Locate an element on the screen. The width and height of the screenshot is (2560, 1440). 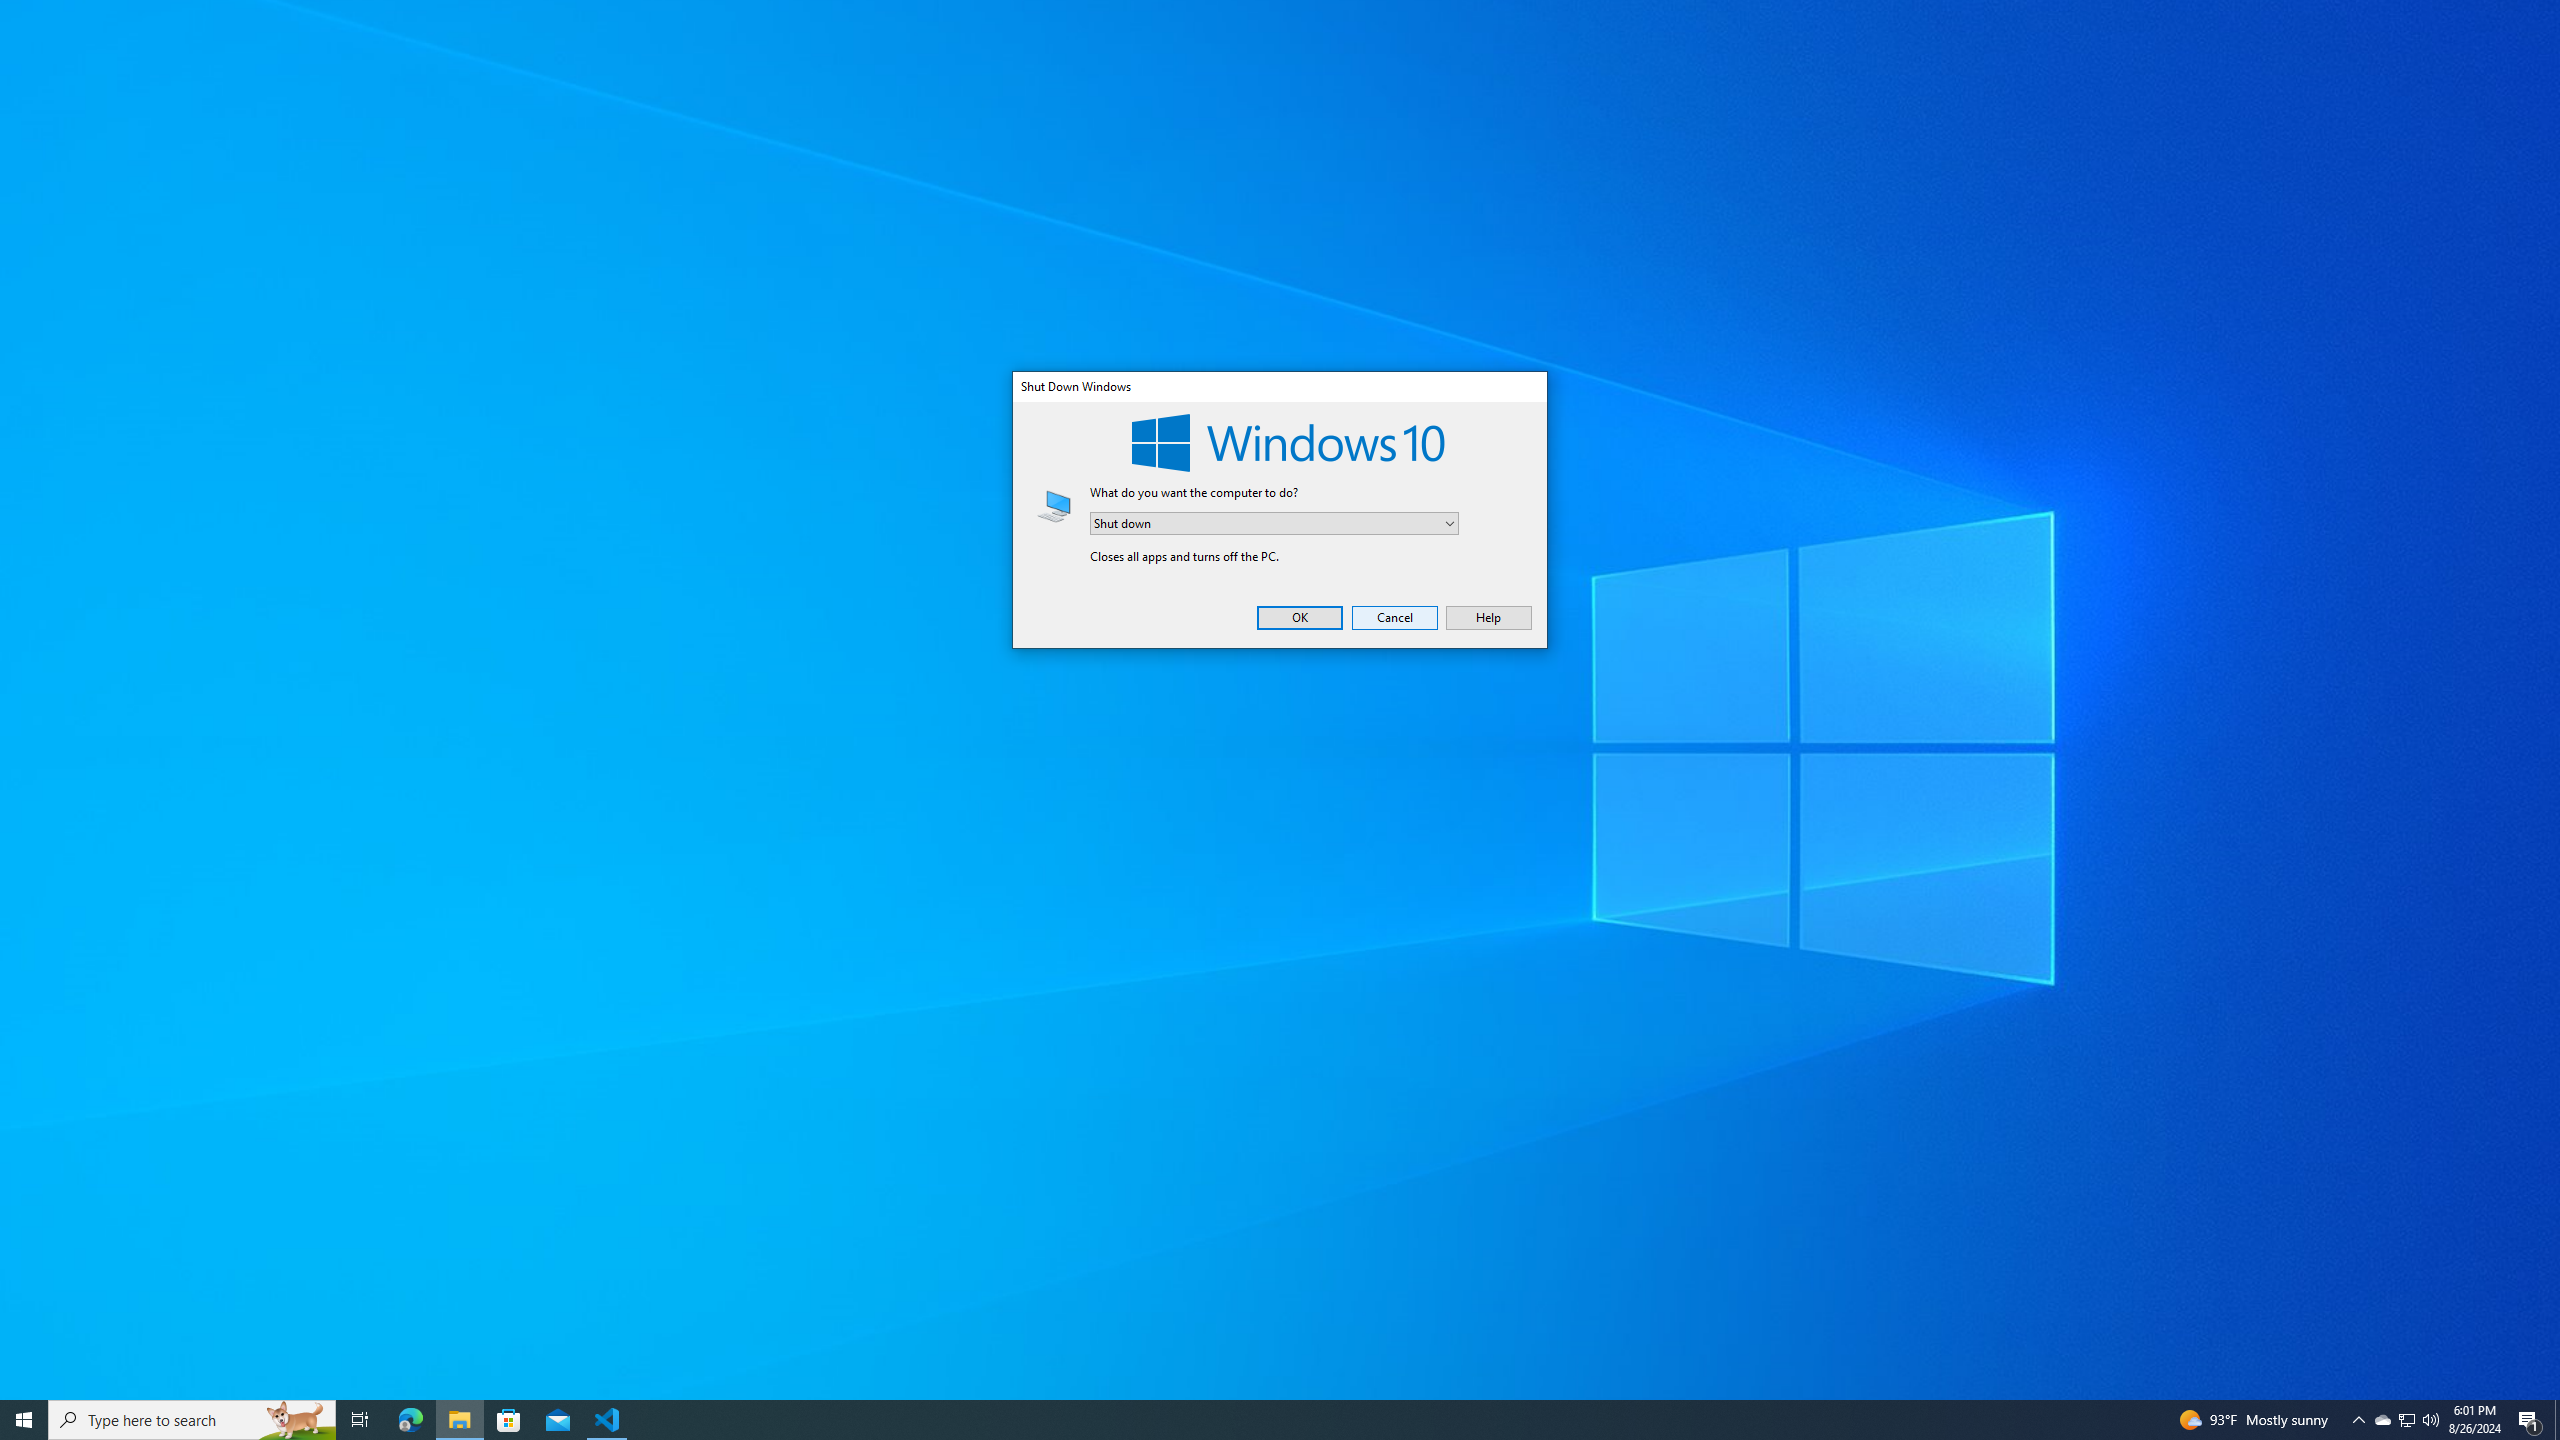
'Running applications' is located at coordinates (1261, 1418).